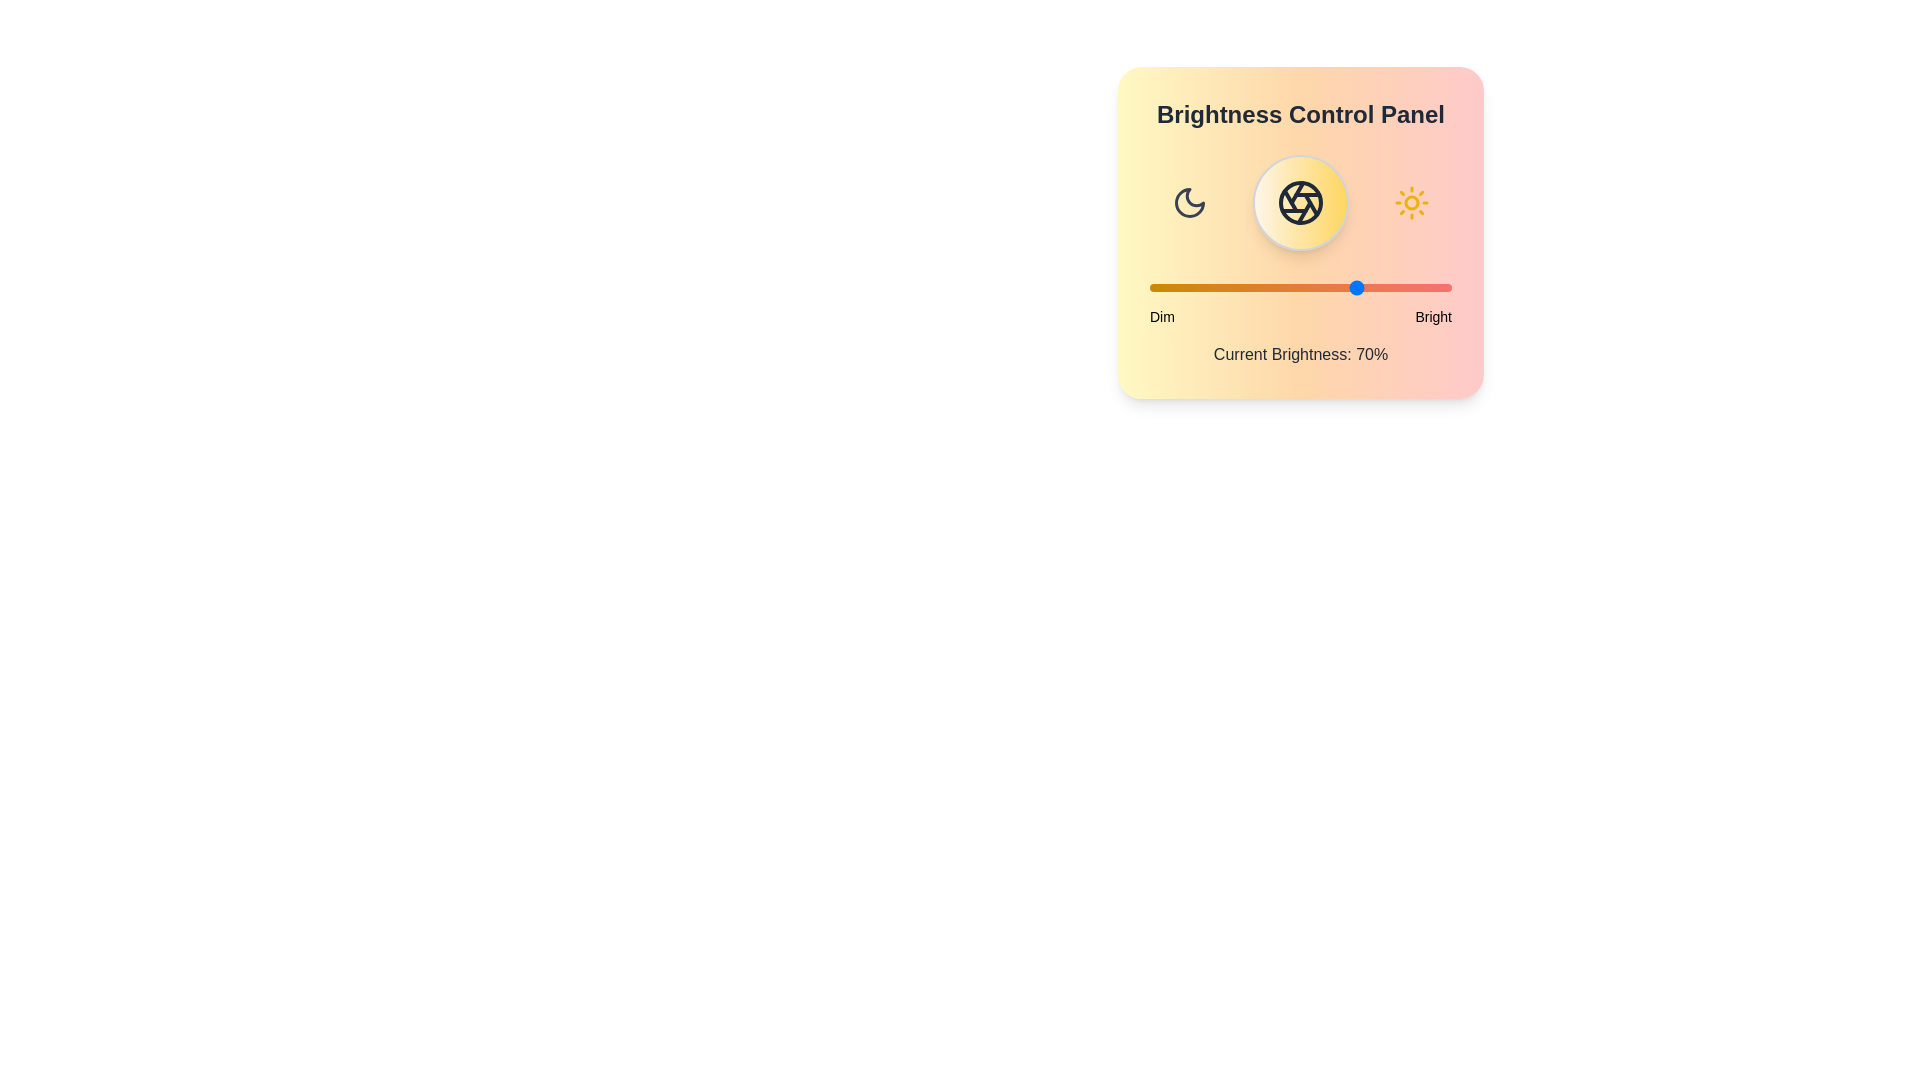  Describe the element at coordinates (1304, 288) in the screenshot. I see `the brightness slider to 51%` at that location.